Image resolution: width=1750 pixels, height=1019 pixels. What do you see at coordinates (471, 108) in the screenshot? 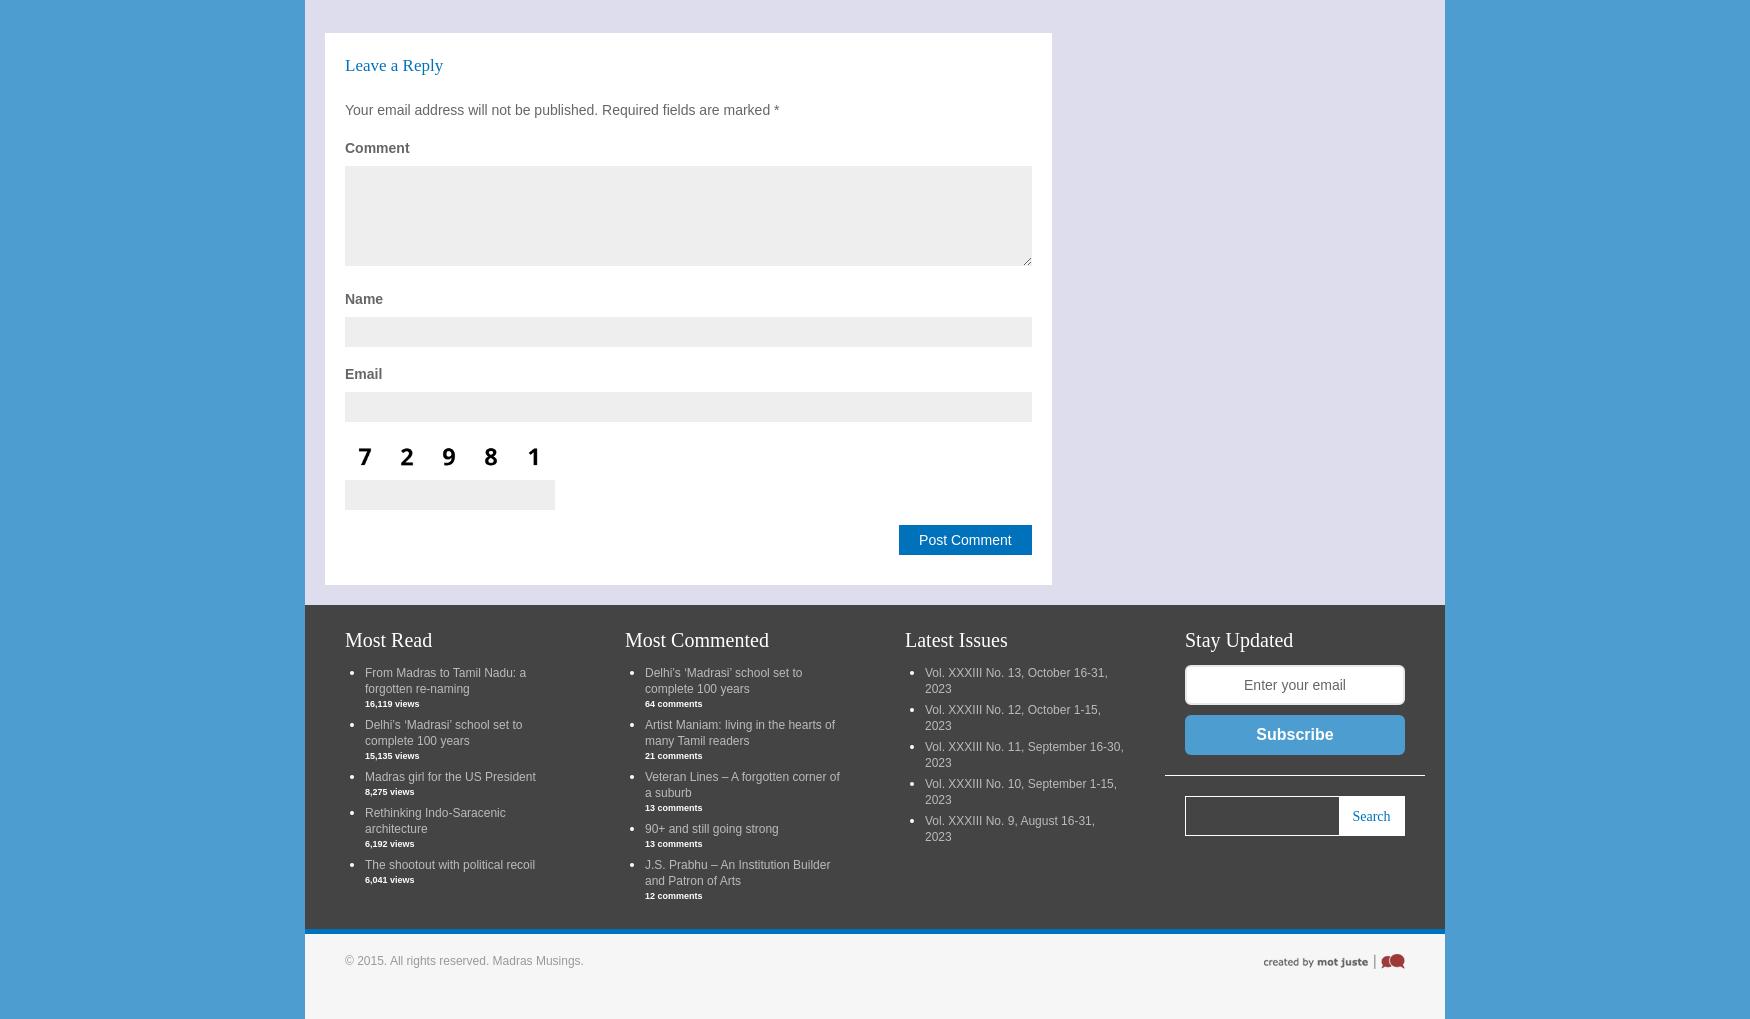
I see `'Your email address will not be published.'` at bounding box center [471, 108].